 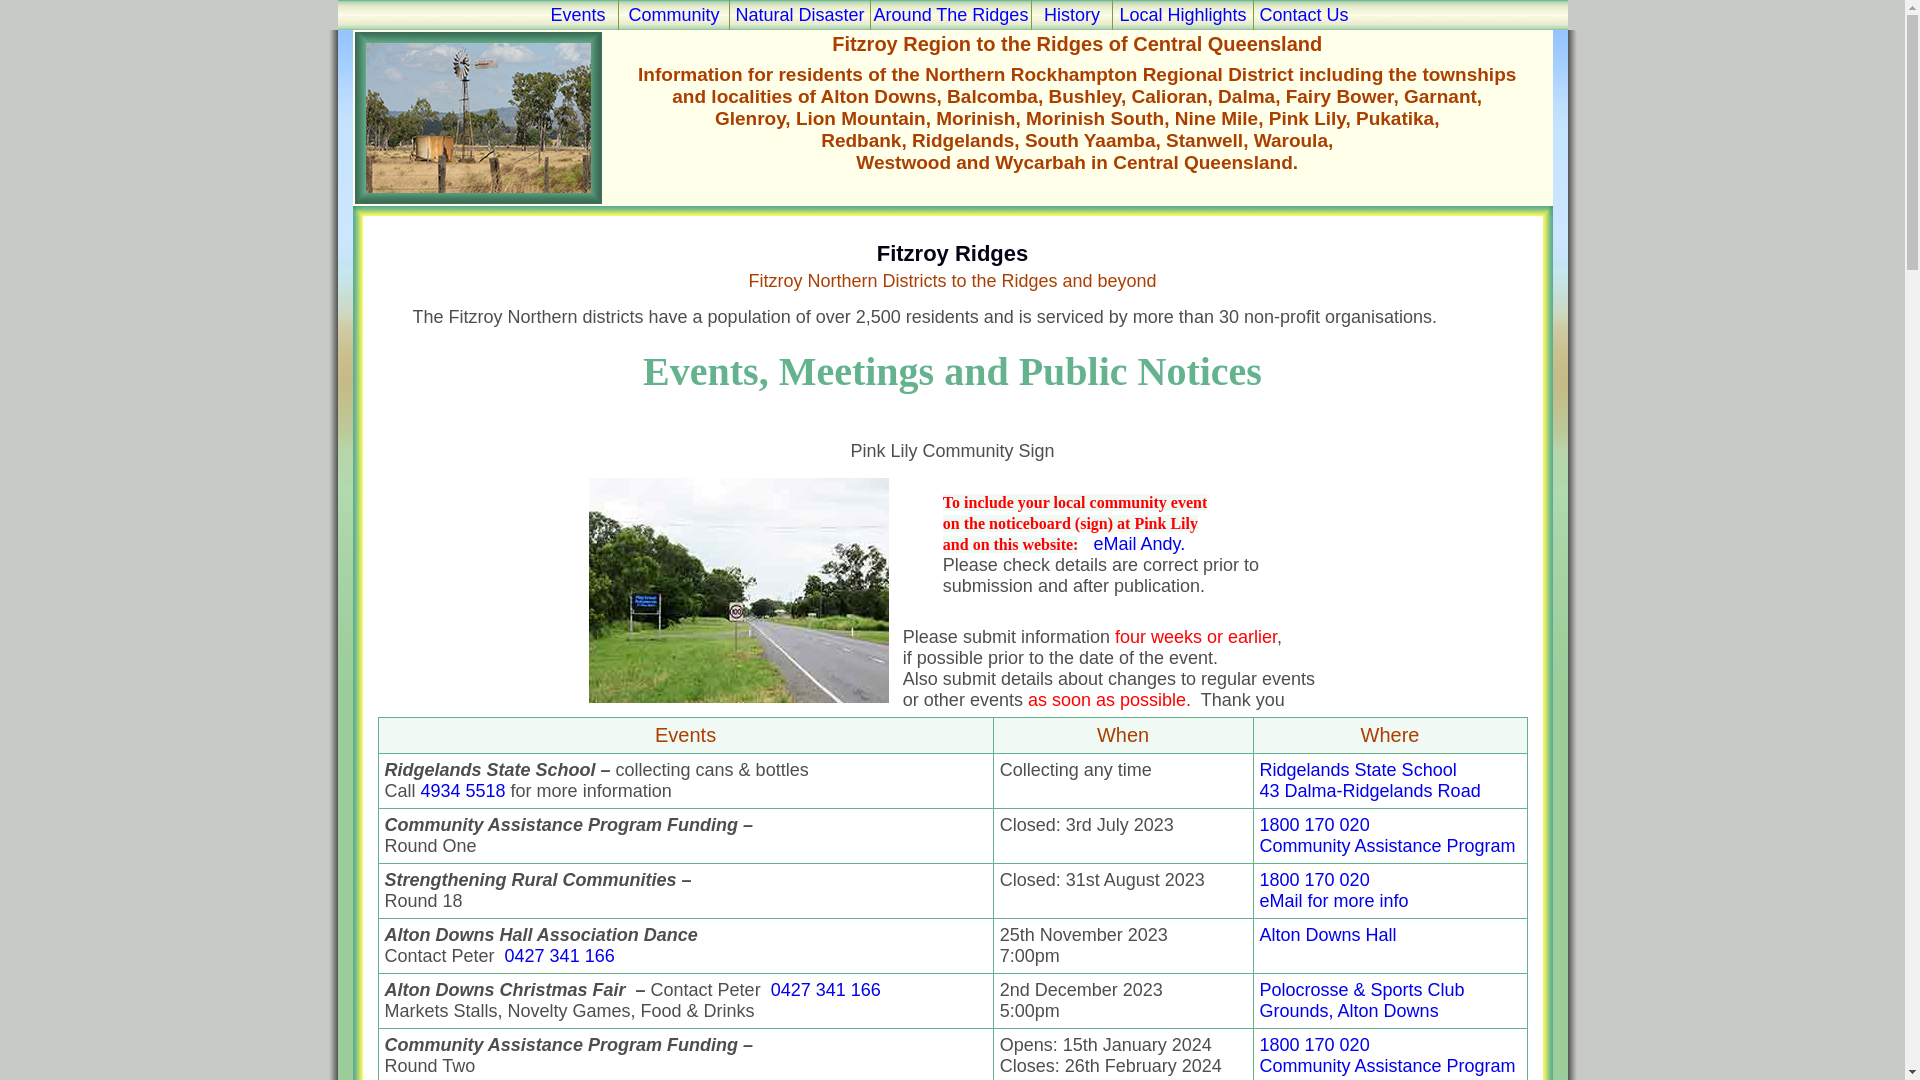 I want to click on 'eMail for more info', so click(x=1258, y=901).